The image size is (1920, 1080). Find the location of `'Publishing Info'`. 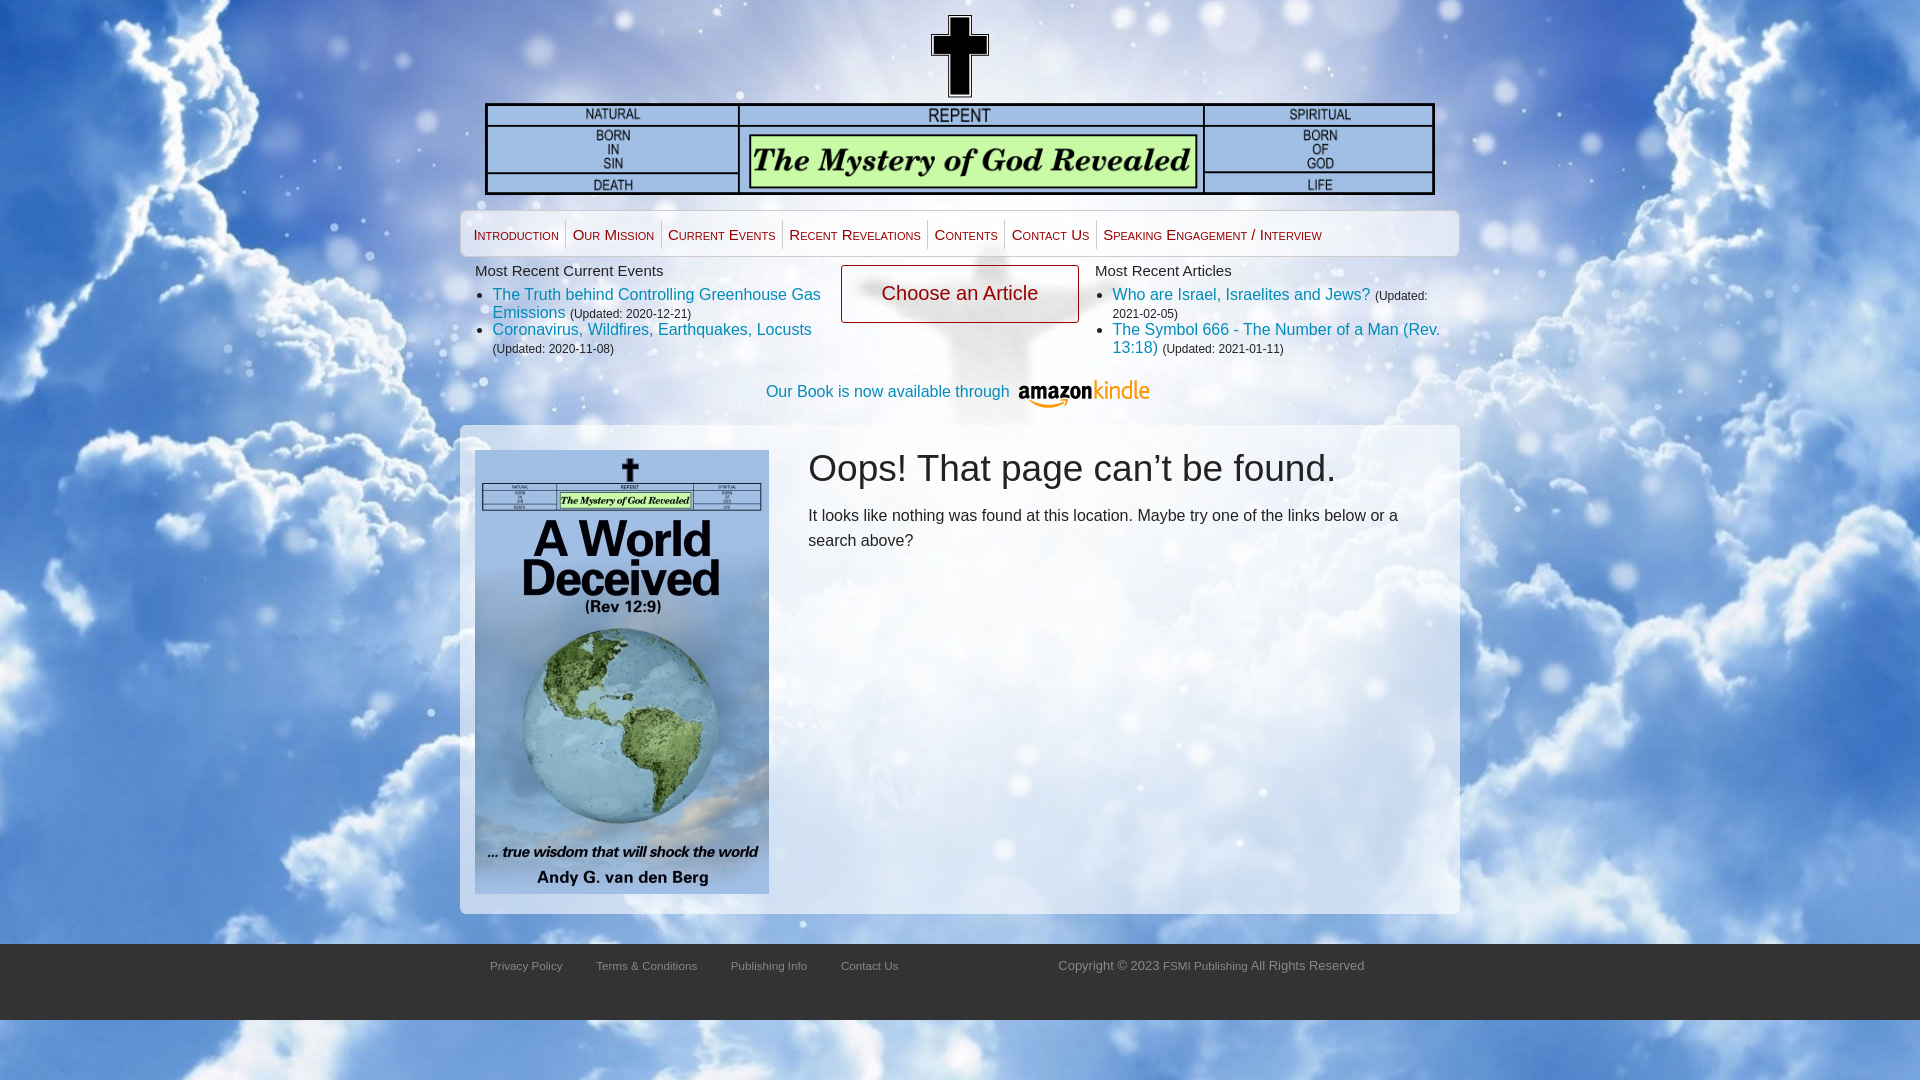

'Publishing Info' is located at coordinates (767, 964).